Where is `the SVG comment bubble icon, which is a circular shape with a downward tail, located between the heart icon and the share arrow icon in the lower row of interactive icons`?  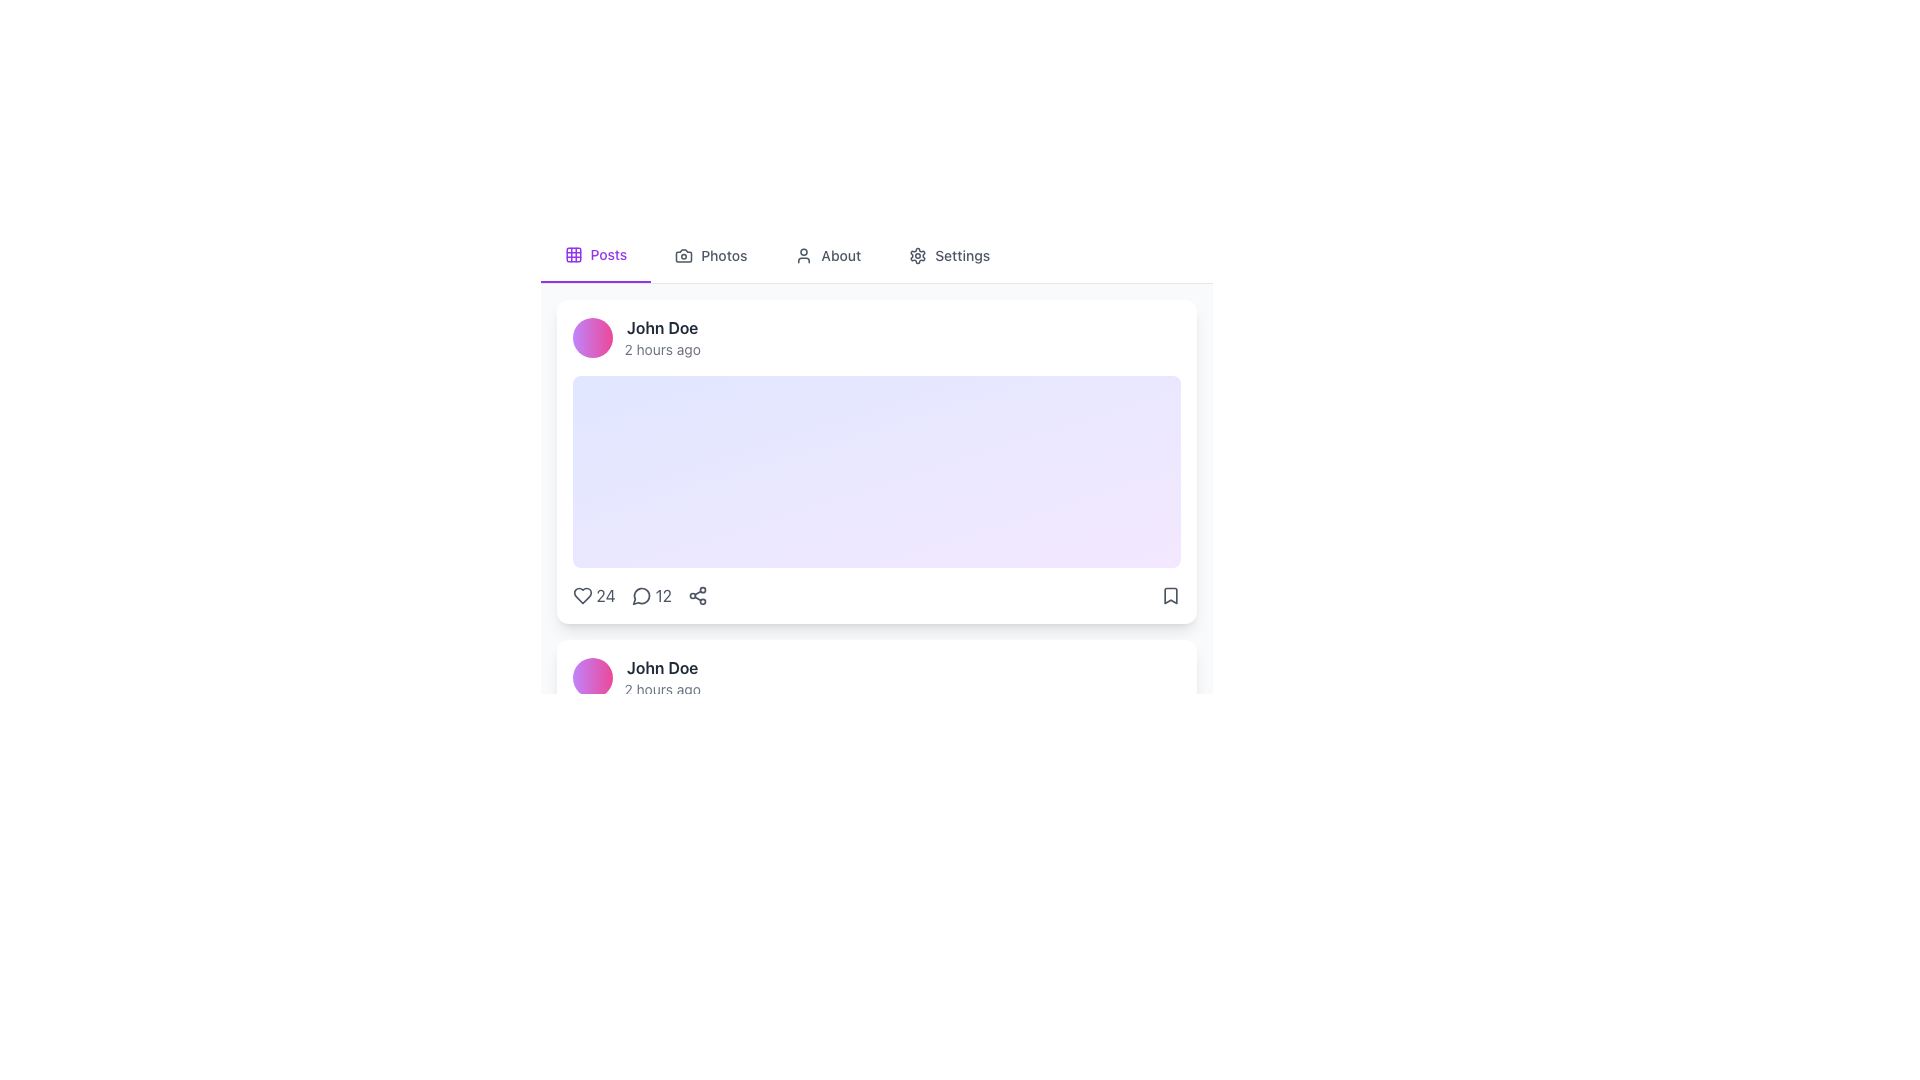
the SVG comment bubble icon, which is a circular shape with a downward tail, located between the heart icon and the share arrow icon in the lower row of interactive icons is located at coordinates (641, 595).